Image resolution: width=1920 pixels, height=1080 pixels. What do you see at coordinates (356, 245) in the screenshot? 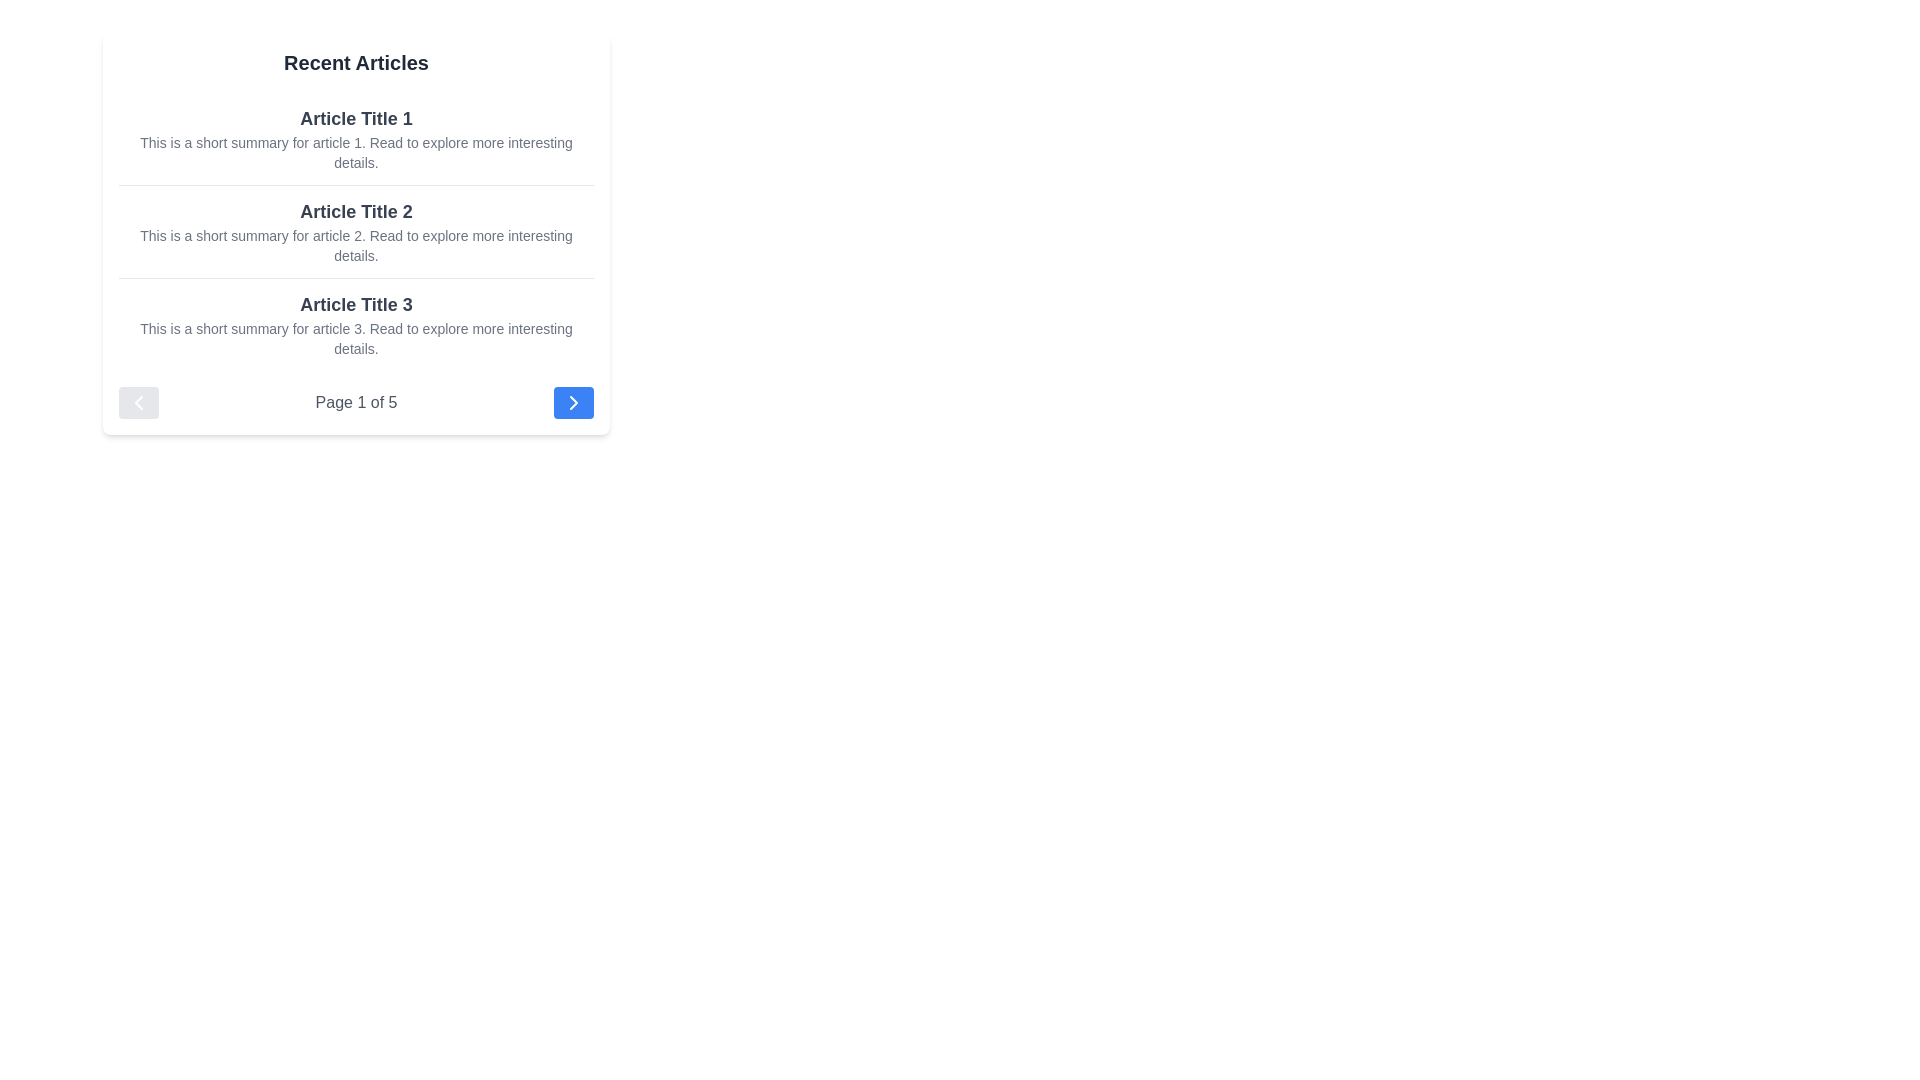
I see `the text content that provides a brief summary of the associated article, which is located below the title 'Article Title 2' in the 'Recent Articles' section` at bounding box center [356, 245].